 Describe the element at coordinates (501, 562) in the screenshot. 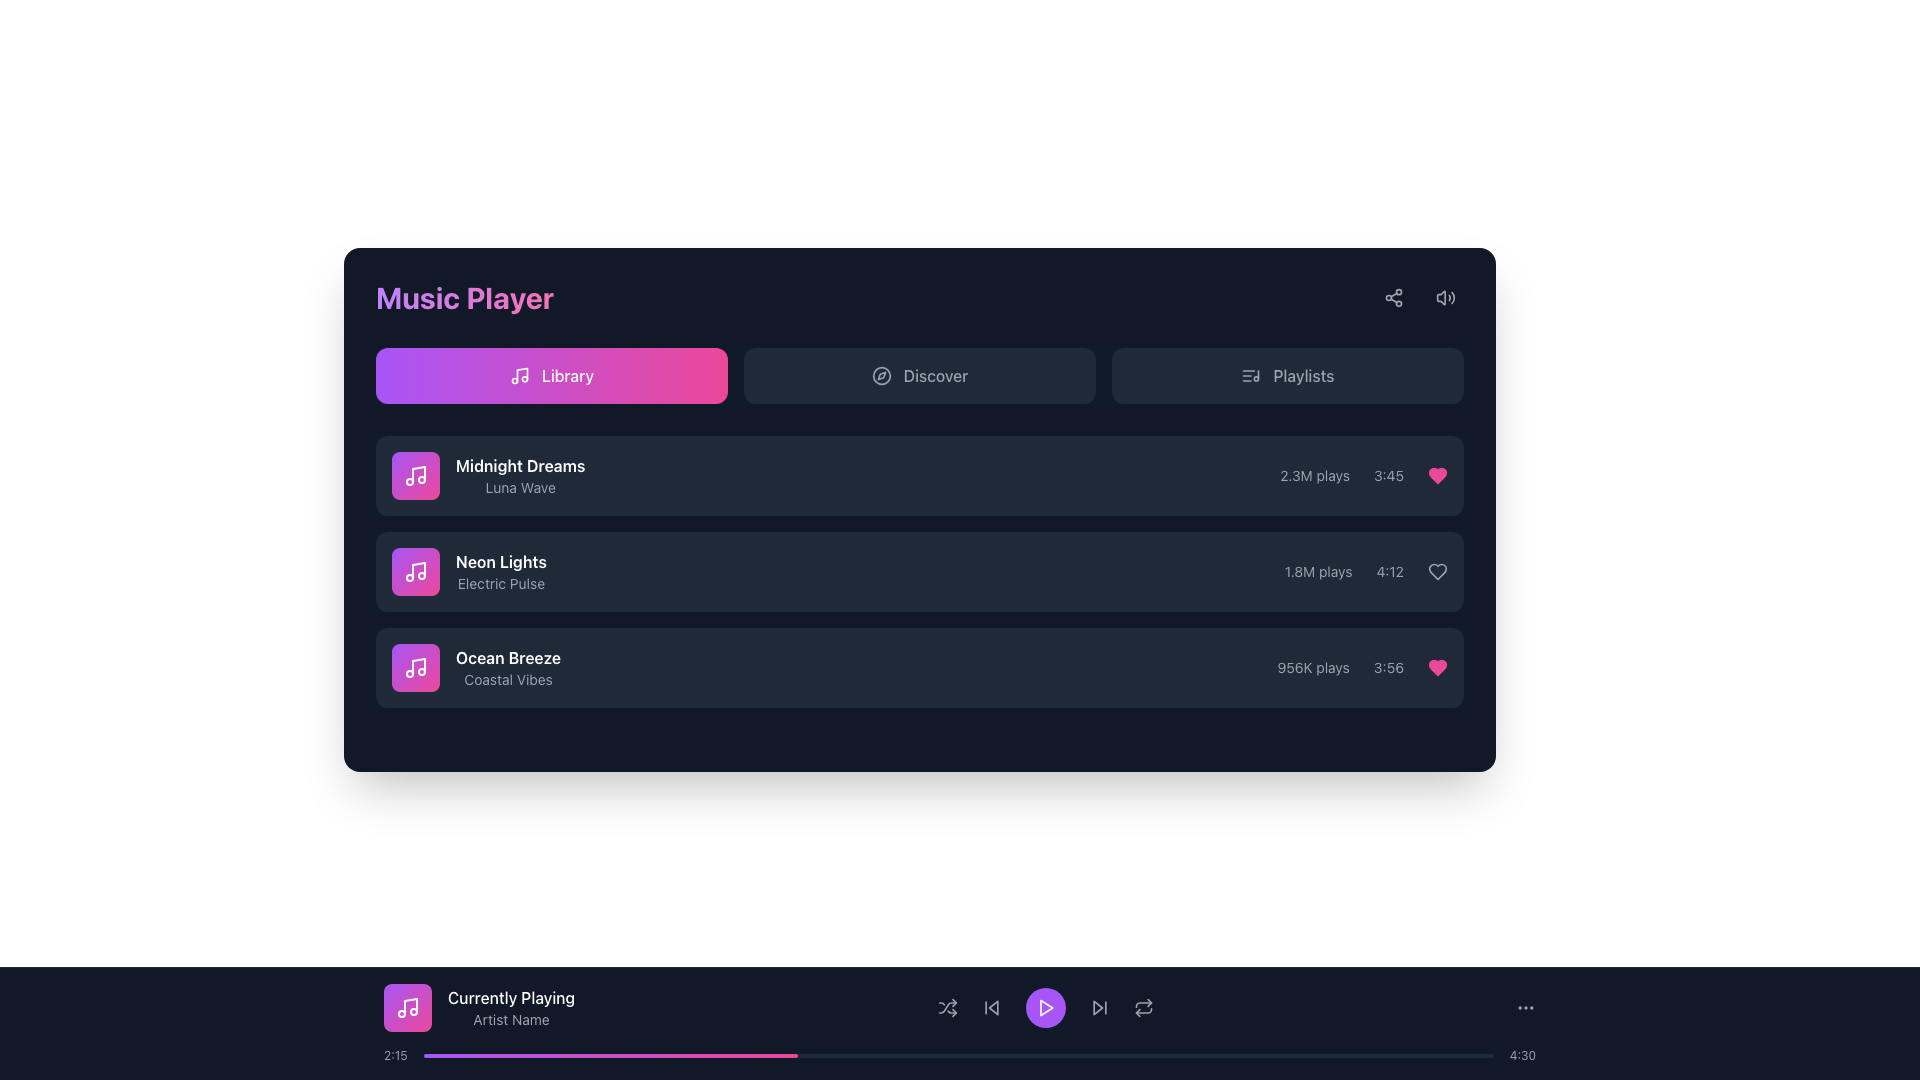

I see `the 'Neon Lights' text label, which is the title of the second music track in the list, displayed in bold white font against a dark background` at that location.